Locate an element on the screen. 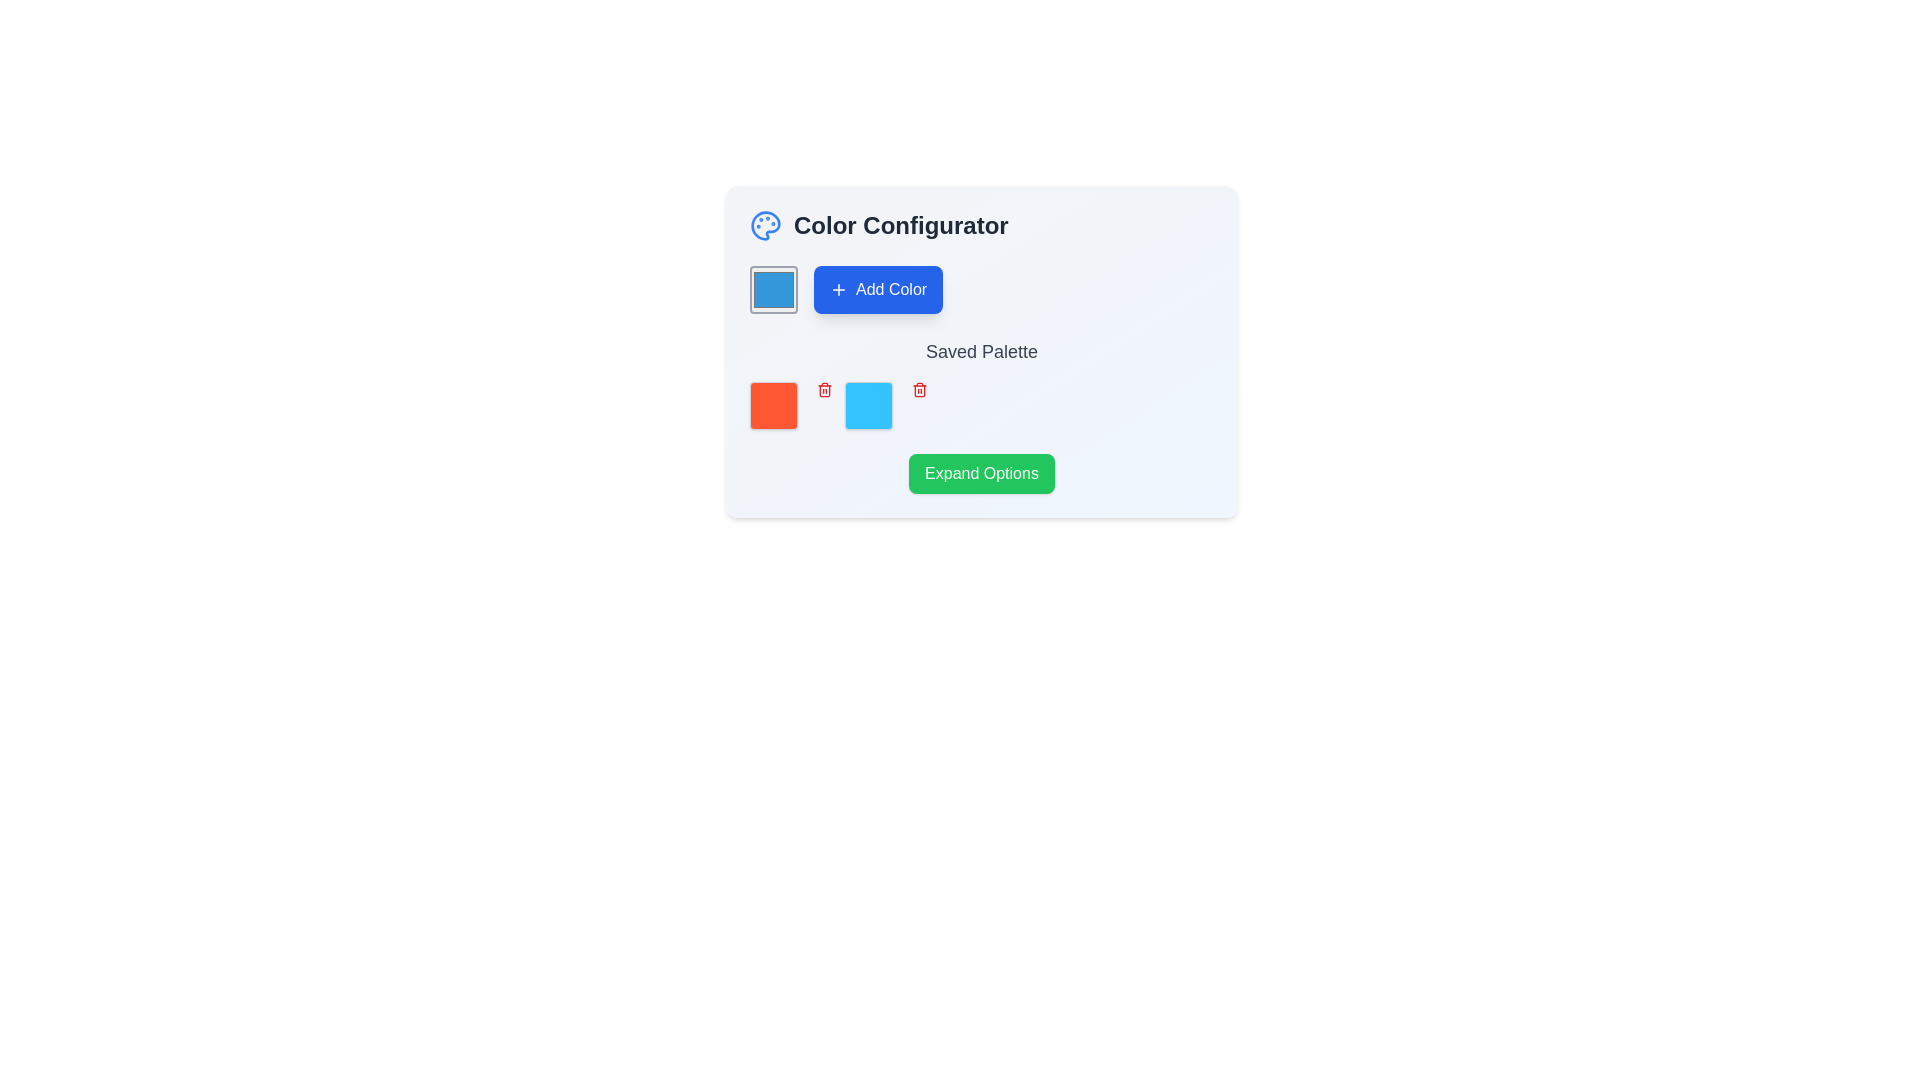 This screenshot has width=1920, height=1080. the button located in the light blue 'Color Configurator' box is located at coordinates (982, 474).